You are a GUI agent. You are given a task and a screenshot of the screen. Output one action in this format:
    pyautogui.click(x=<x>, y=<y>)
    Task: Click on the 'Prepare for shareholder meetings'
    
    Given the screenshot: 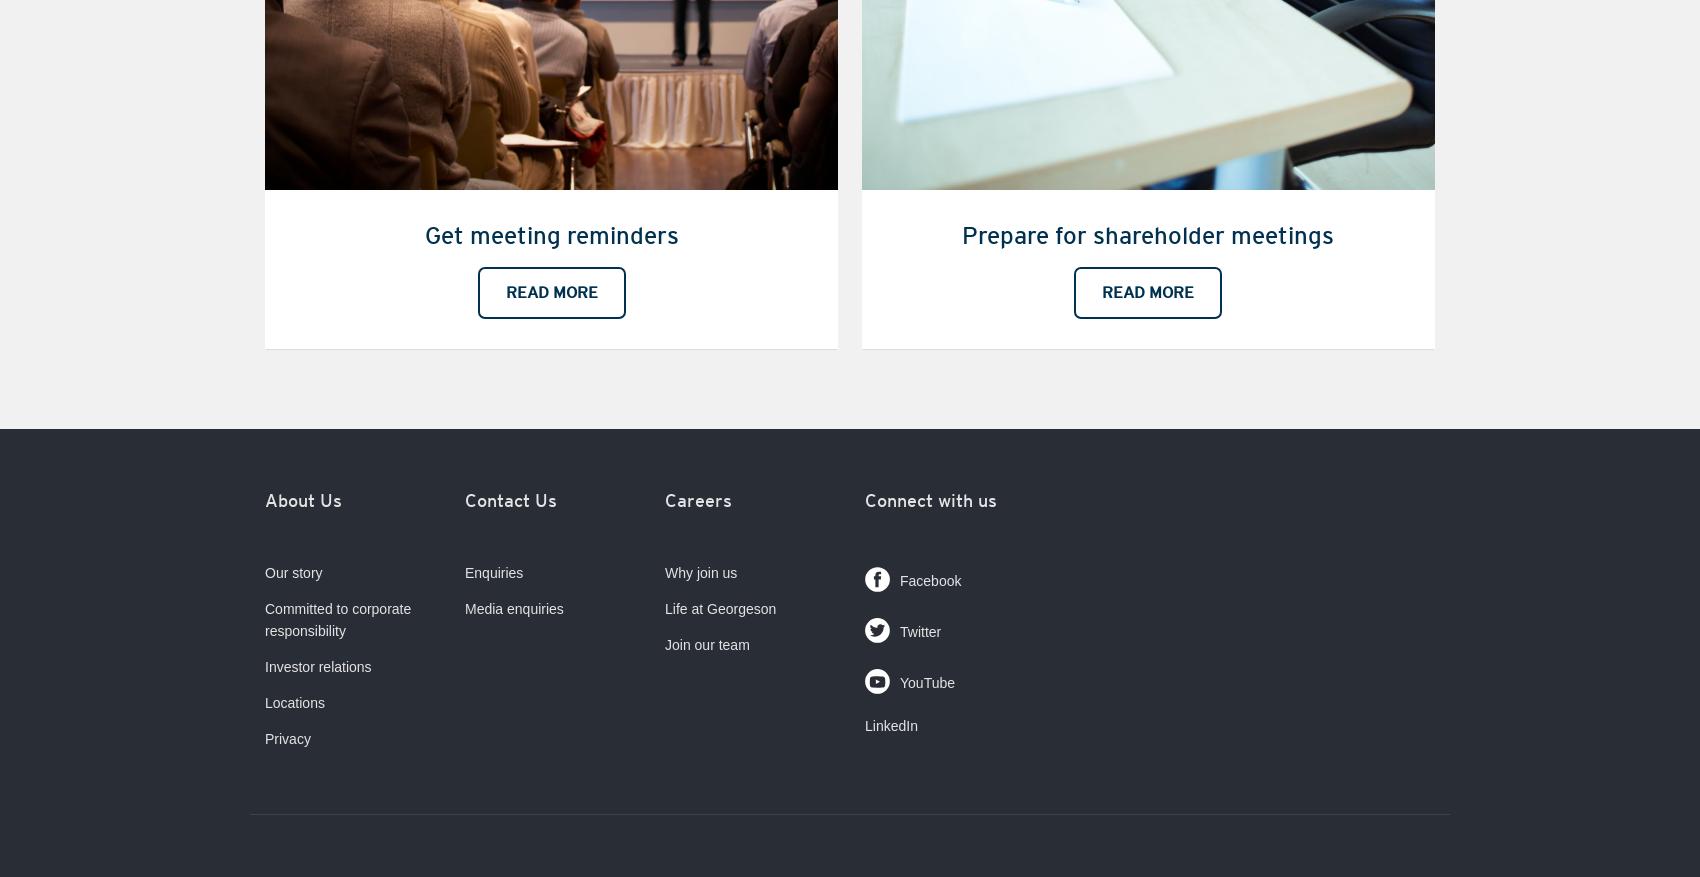 What is the action you would take?
    pyautogui.click(x=1148, y=234)
    